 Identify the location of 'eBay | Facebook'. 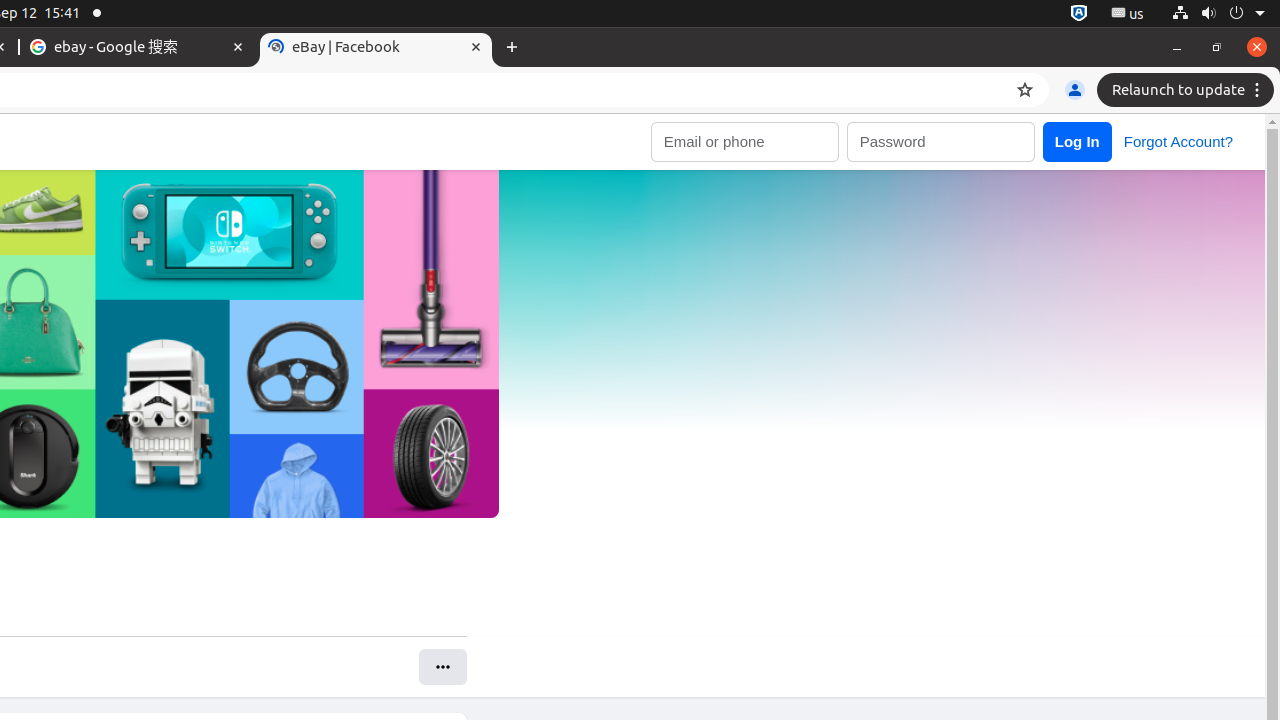
(376, 46).